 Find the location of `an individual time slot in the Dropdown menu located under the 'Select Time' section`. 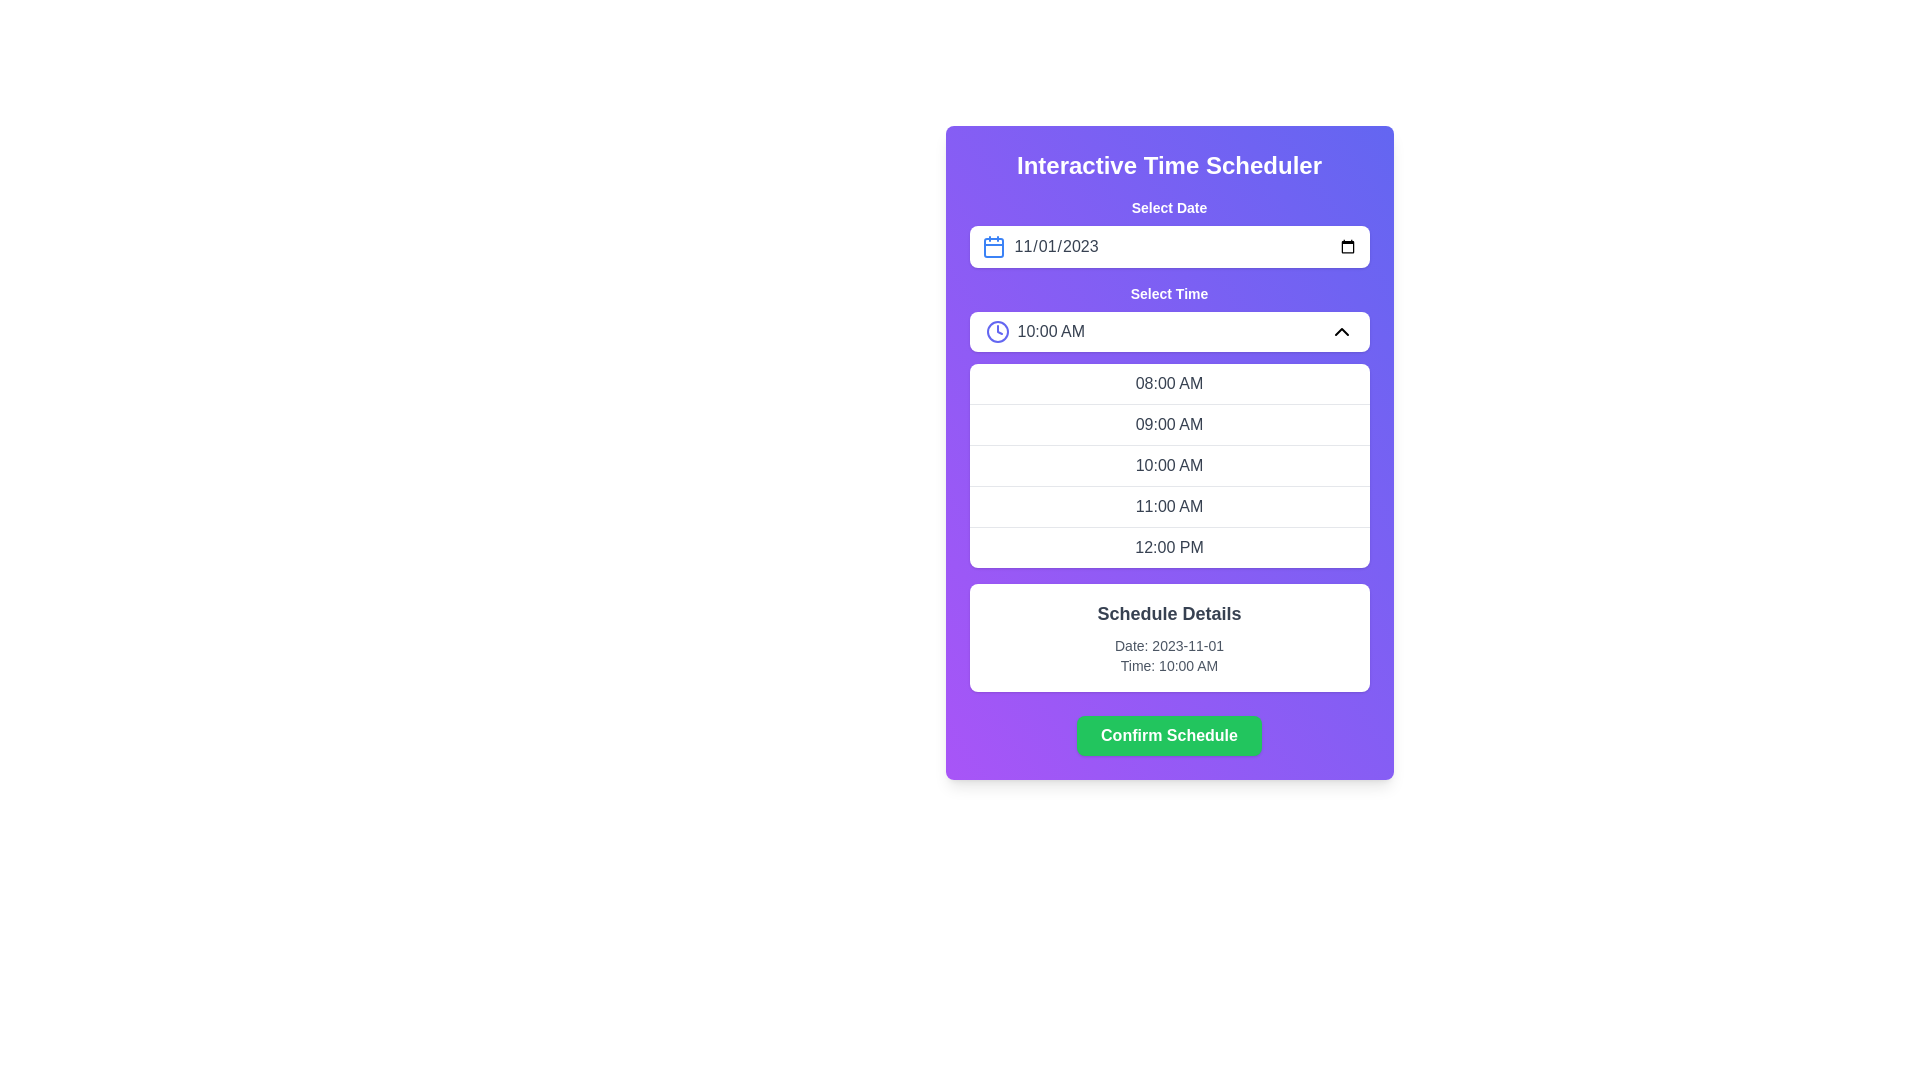

an individual time slot in the Dropdown menu located under the 'Select Time' section is located at coordinates (1169, 424).